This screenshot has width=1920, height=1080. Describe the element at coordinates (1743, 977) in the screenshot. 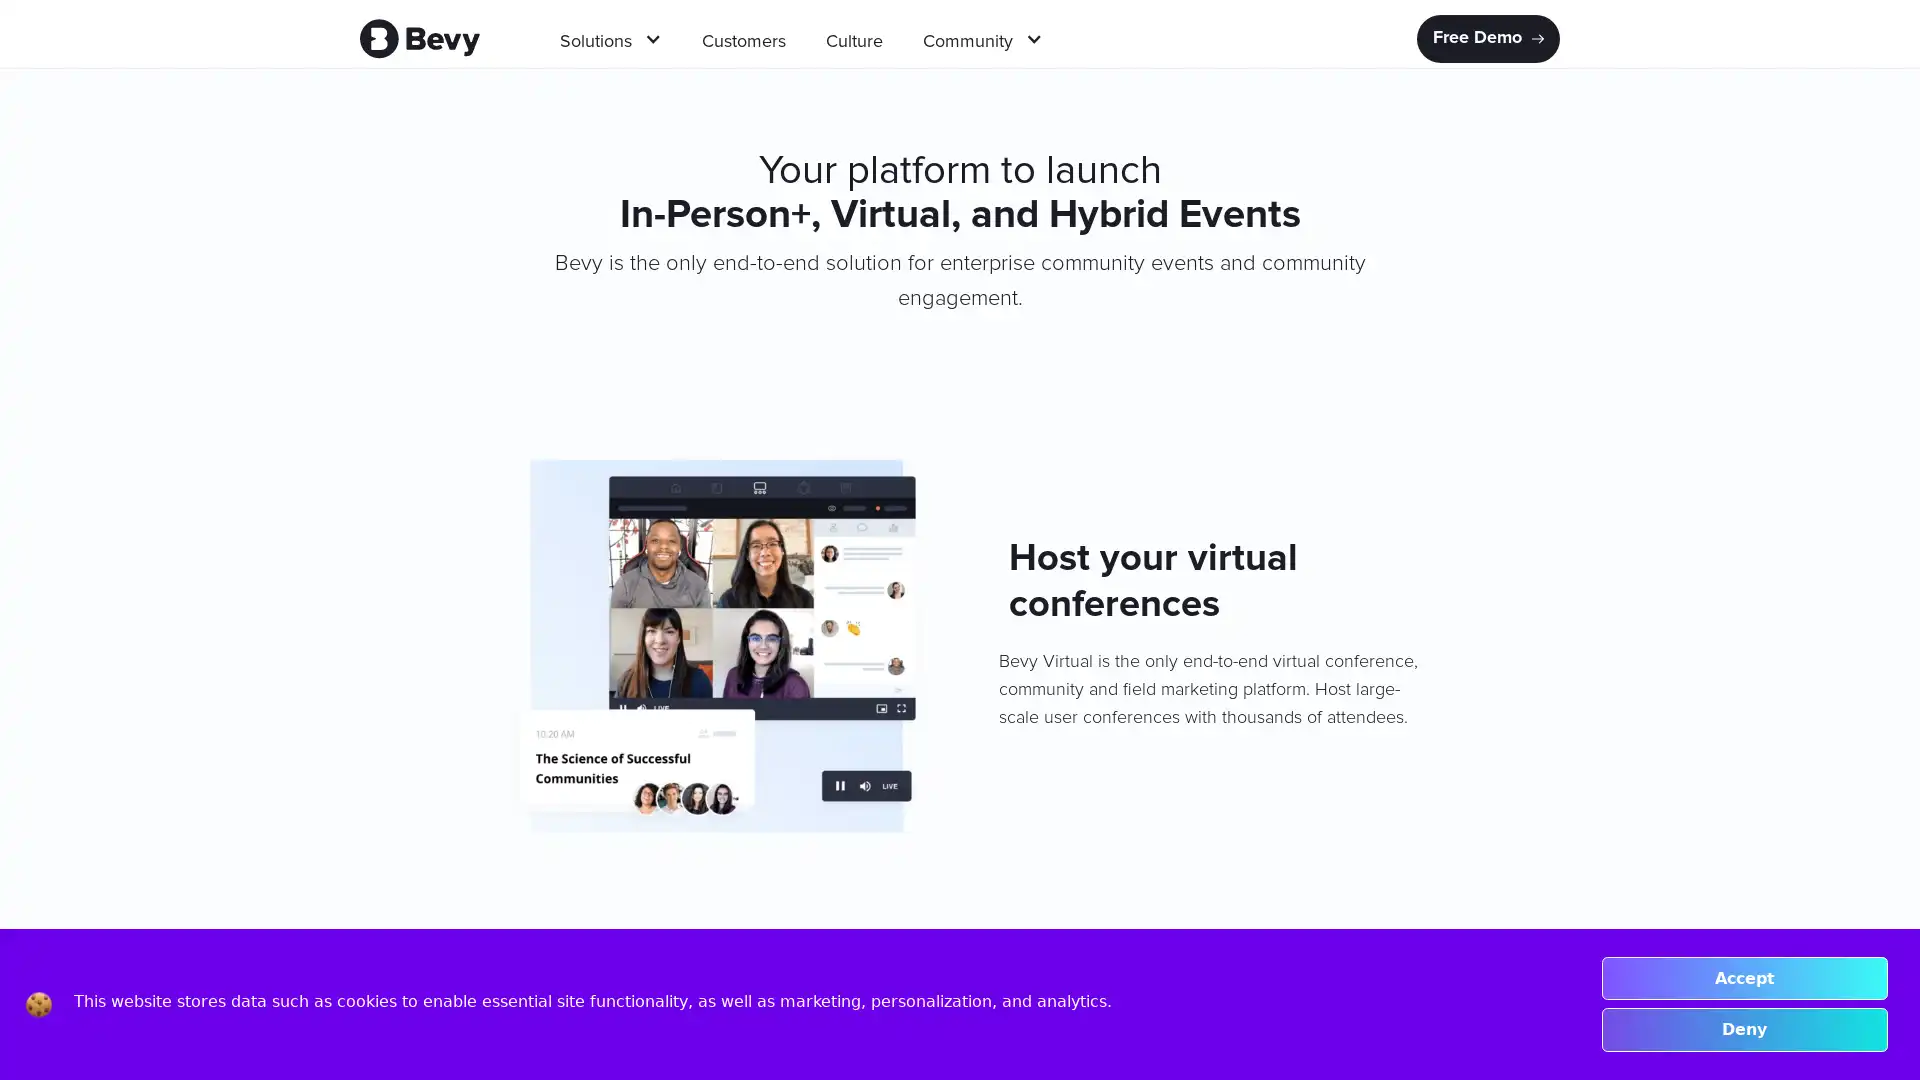

I see `Accept` at that location.